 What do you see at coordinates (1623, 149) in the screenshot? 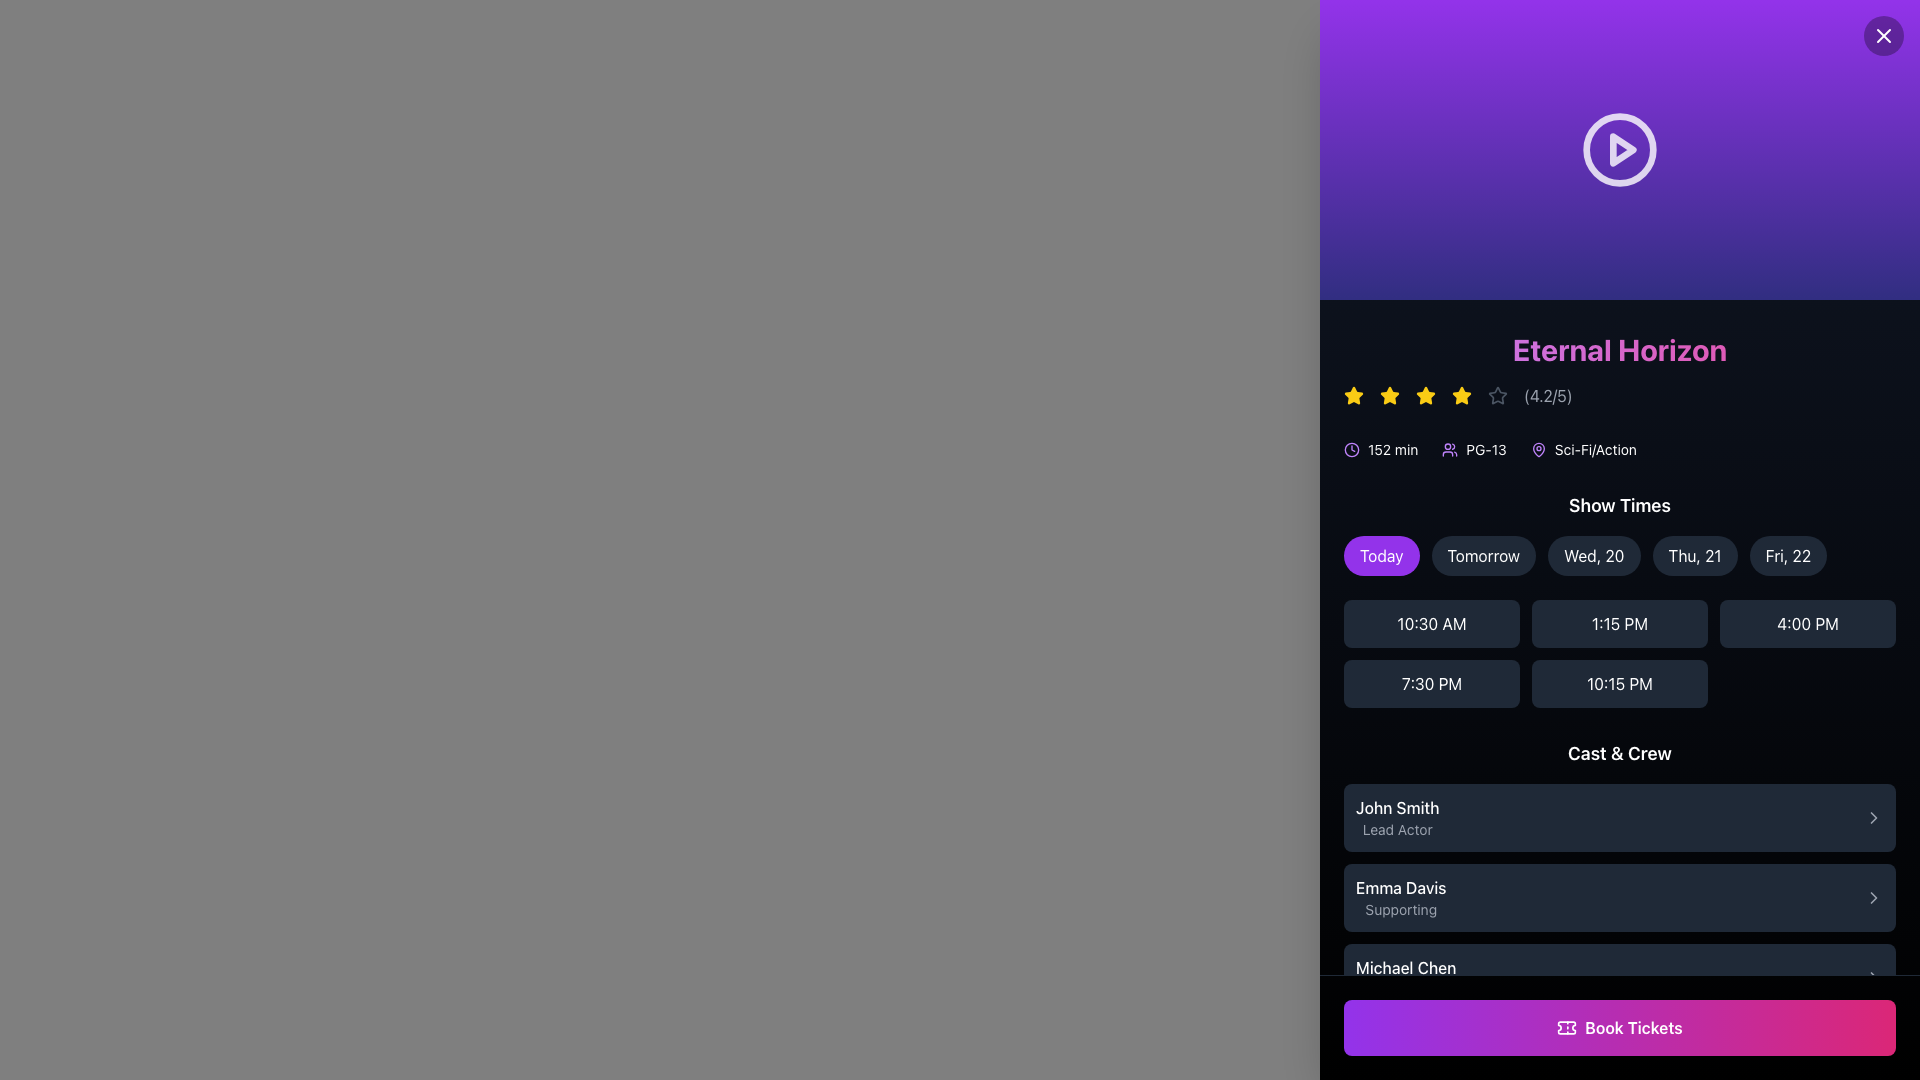
I see `the play icon located at the center of the circular play button above the 'Eternal Horizon' title` at bounding box center [1623, 149].